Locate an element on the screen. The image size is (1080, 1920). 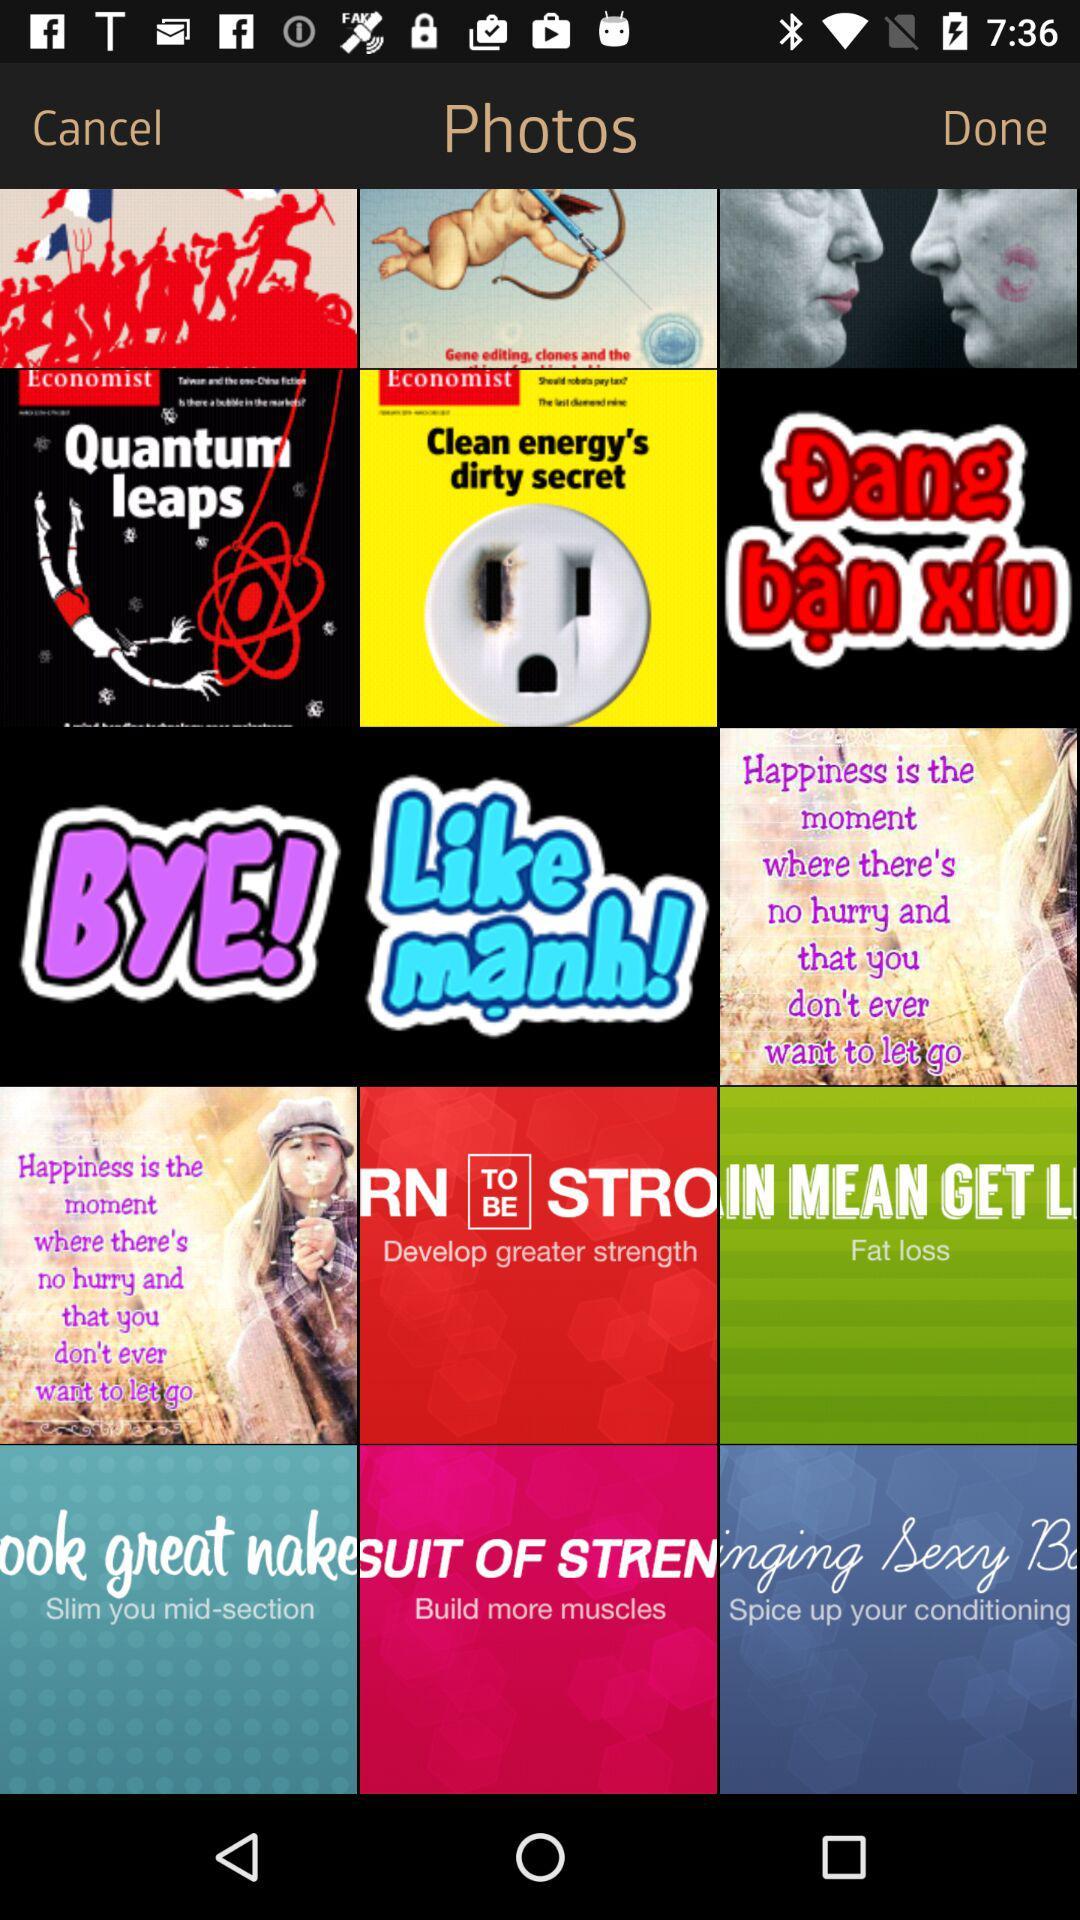
photo is located at coordinates (177, 1619).